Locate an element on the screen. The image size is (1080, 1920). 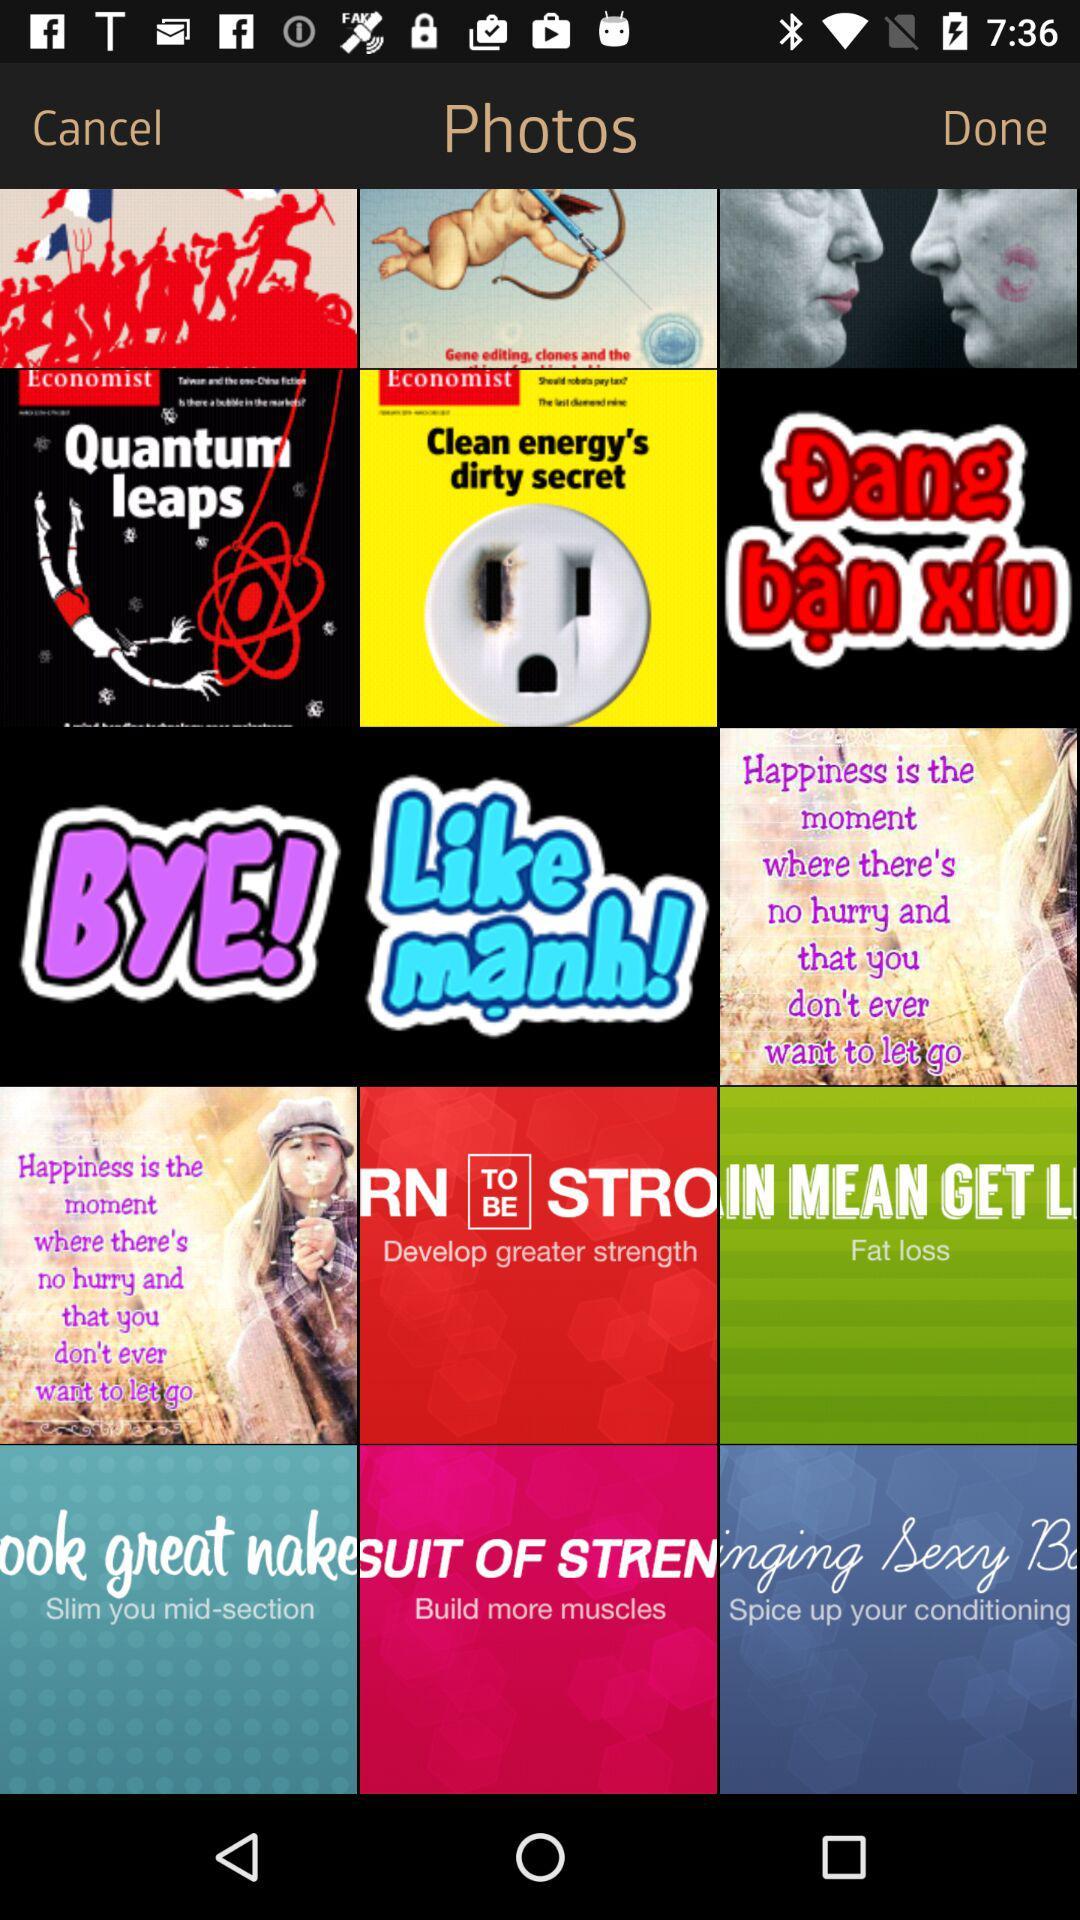
photo is located at coordinates (177, 1619).